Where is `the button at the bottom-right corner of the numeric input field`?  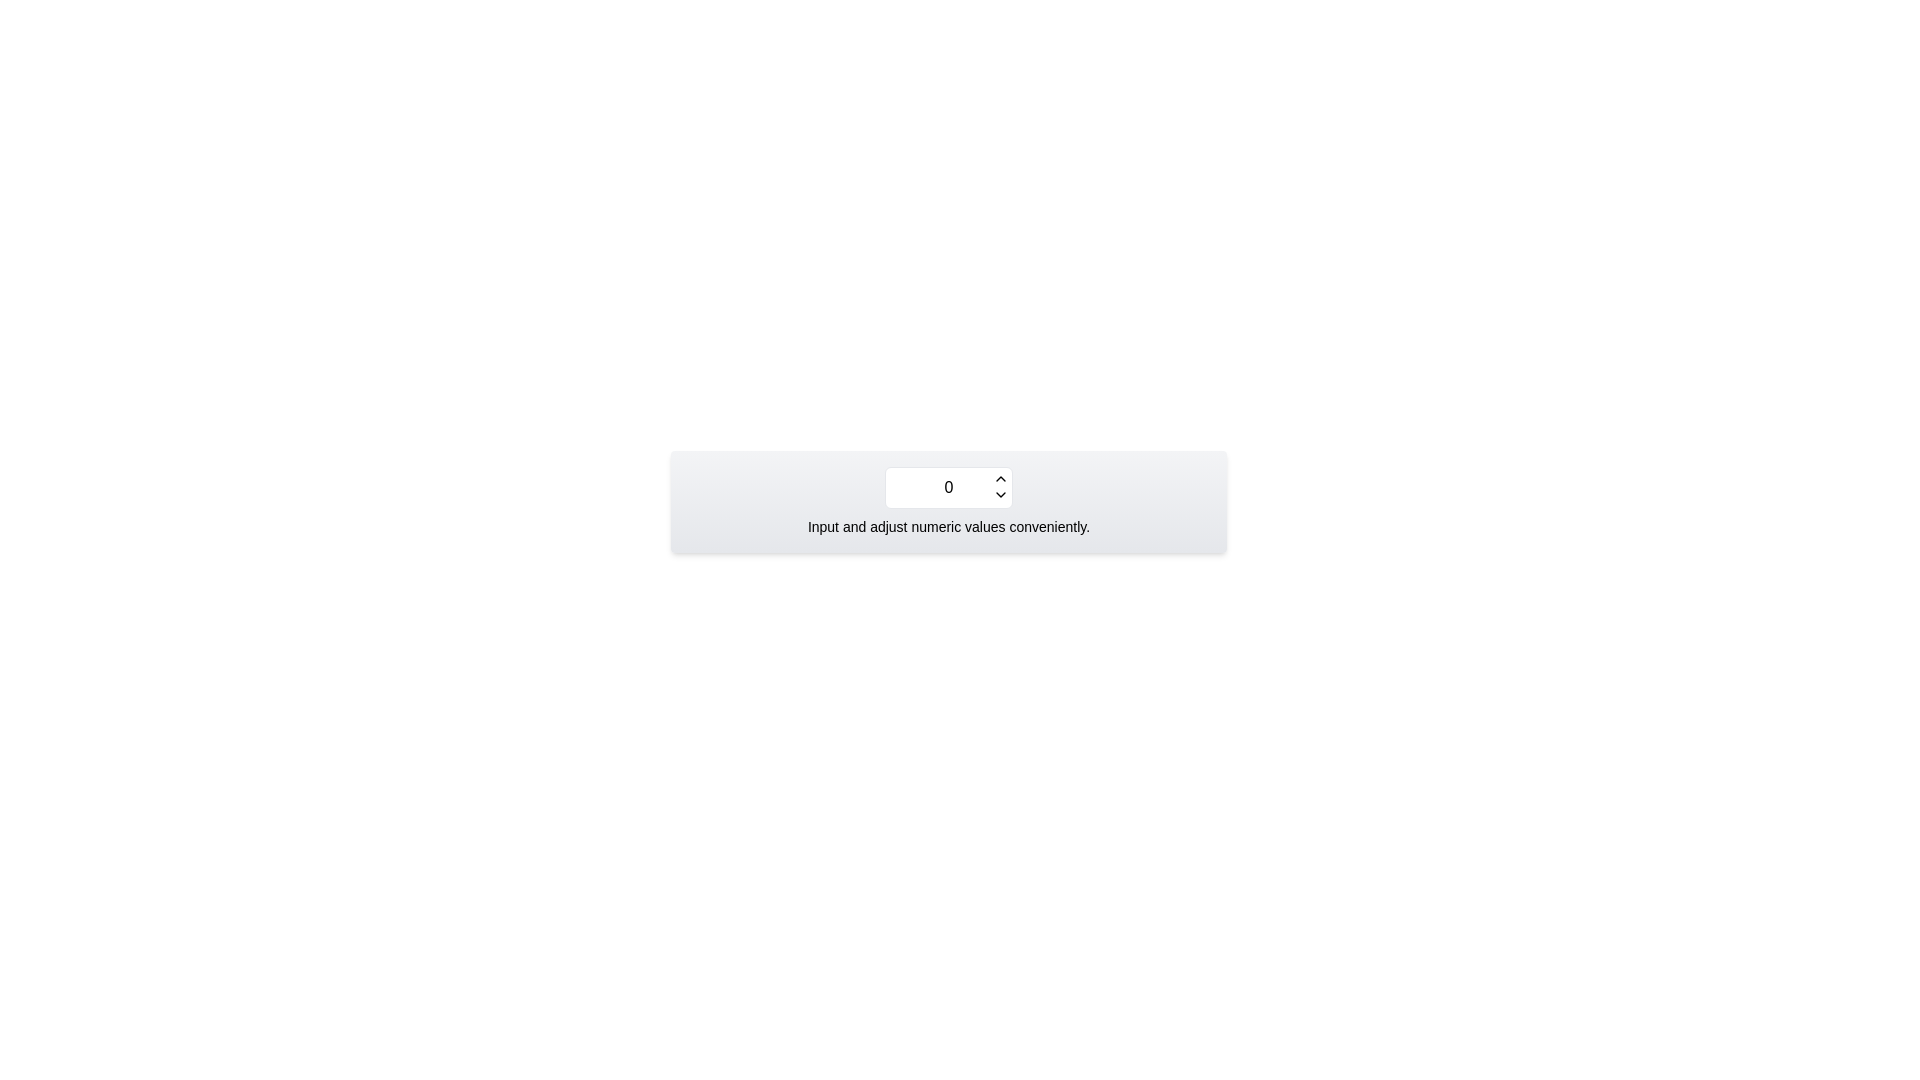
the button at the bottom-right corner of the numeric input field is located at coordinates (1001, 494).